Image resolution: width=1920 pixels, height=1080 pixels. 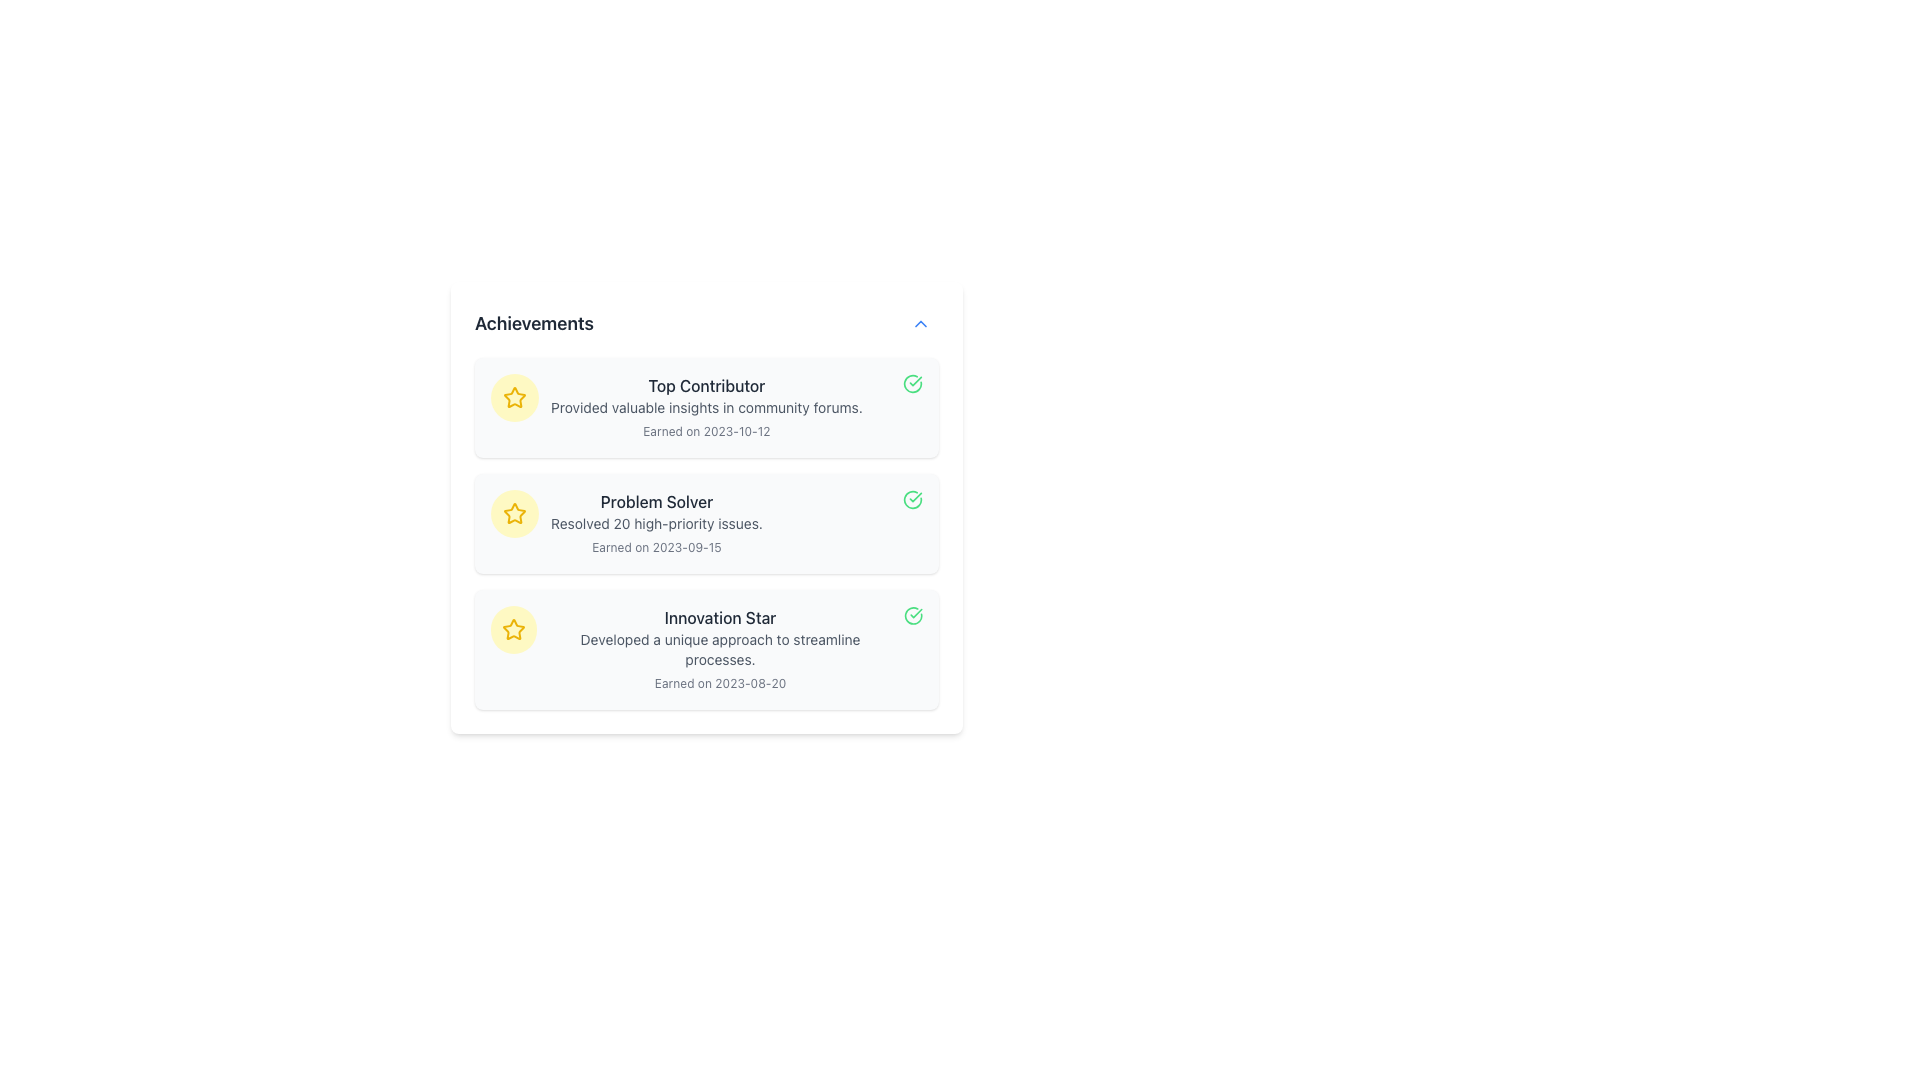 I want to click on the star icon indicating achievement within the 'Achievements' section, specifically at the top left of the first achievement listing titled 'Top Contributor', so click(x=514, y=628).